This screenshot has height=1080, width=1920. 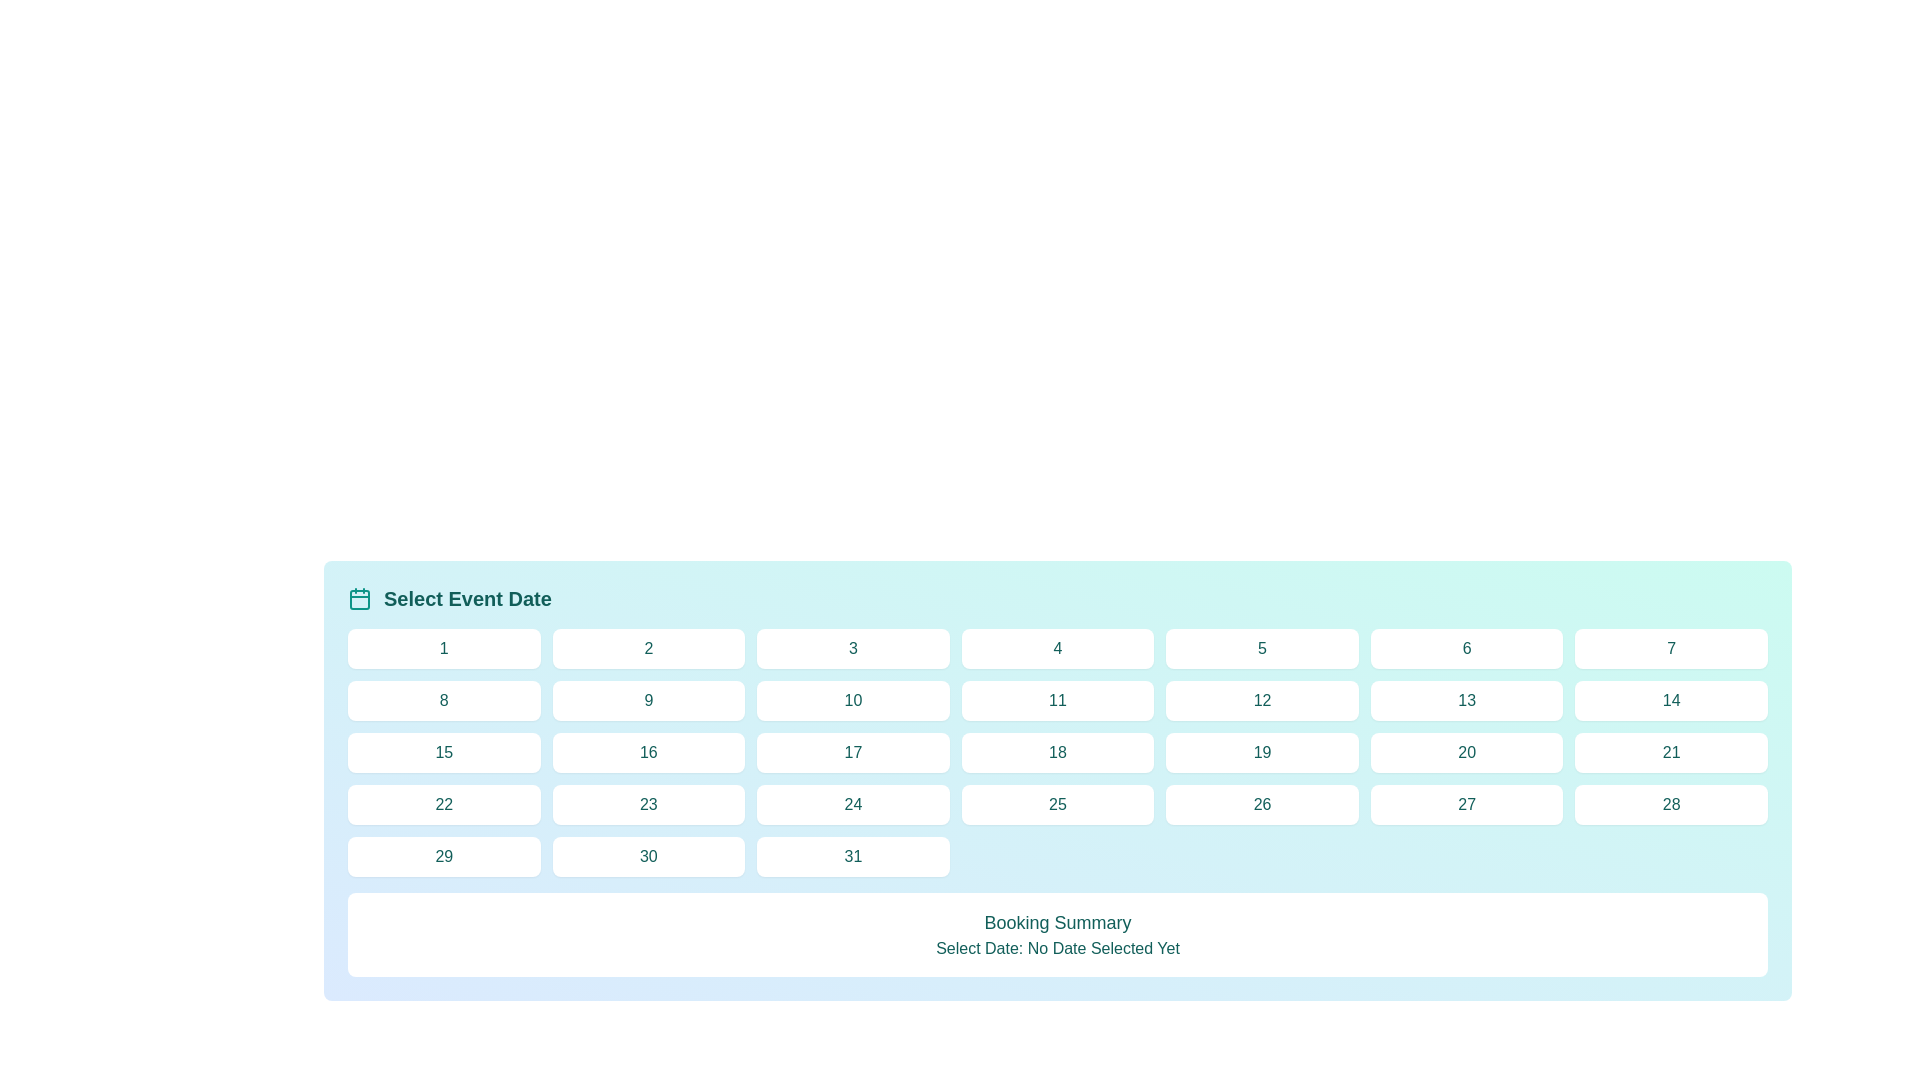 What do you see at coordinates (443, 804) in the screenshot?
I see `the button` at bounding box center [443, 804].